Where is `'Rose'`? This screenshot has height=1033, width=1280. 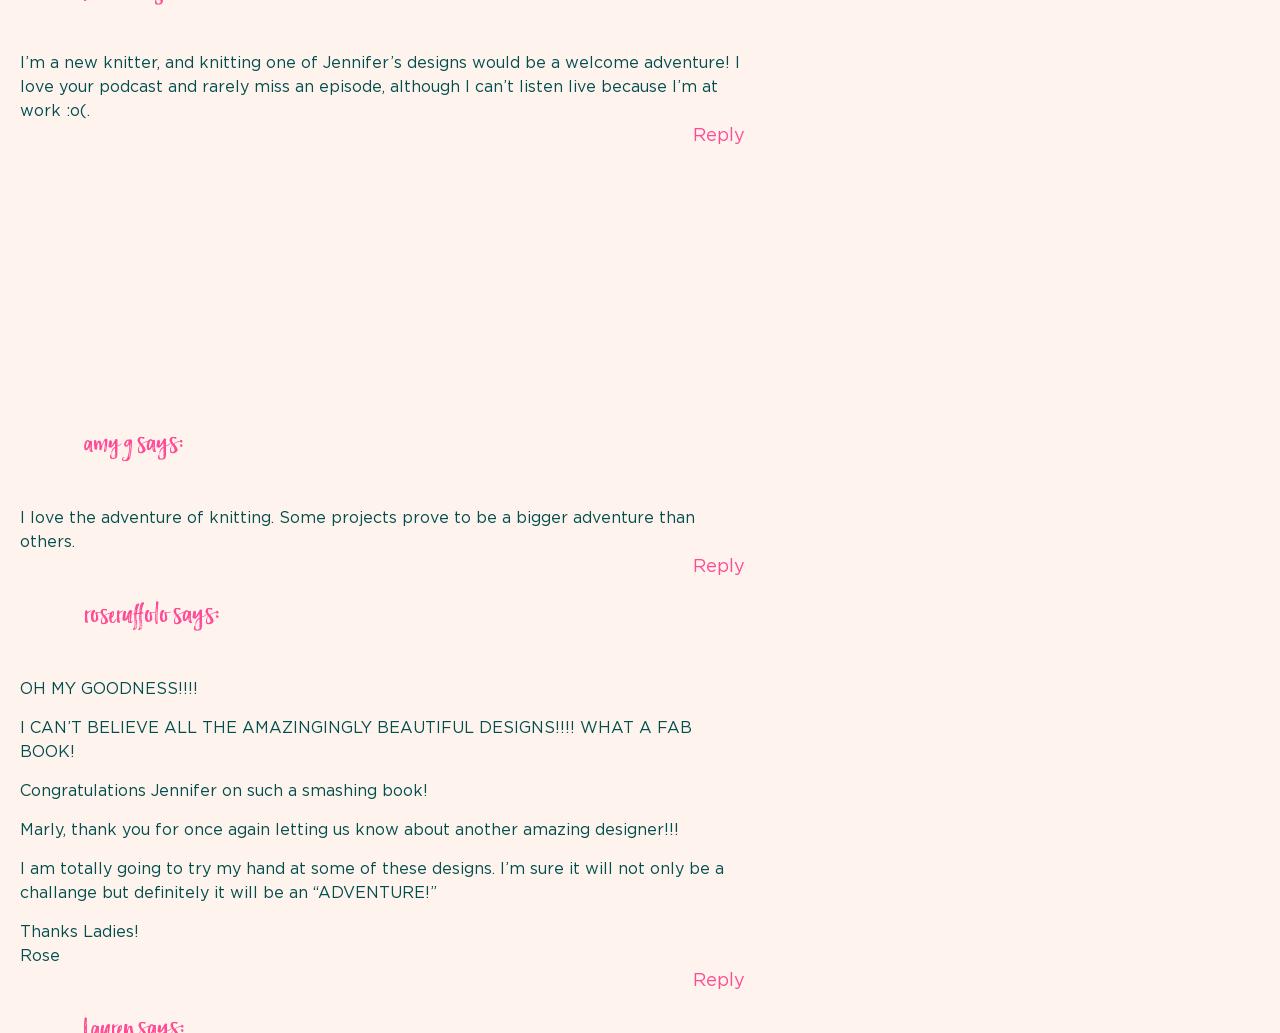
'Rose' is located at coordinates (39, 955).